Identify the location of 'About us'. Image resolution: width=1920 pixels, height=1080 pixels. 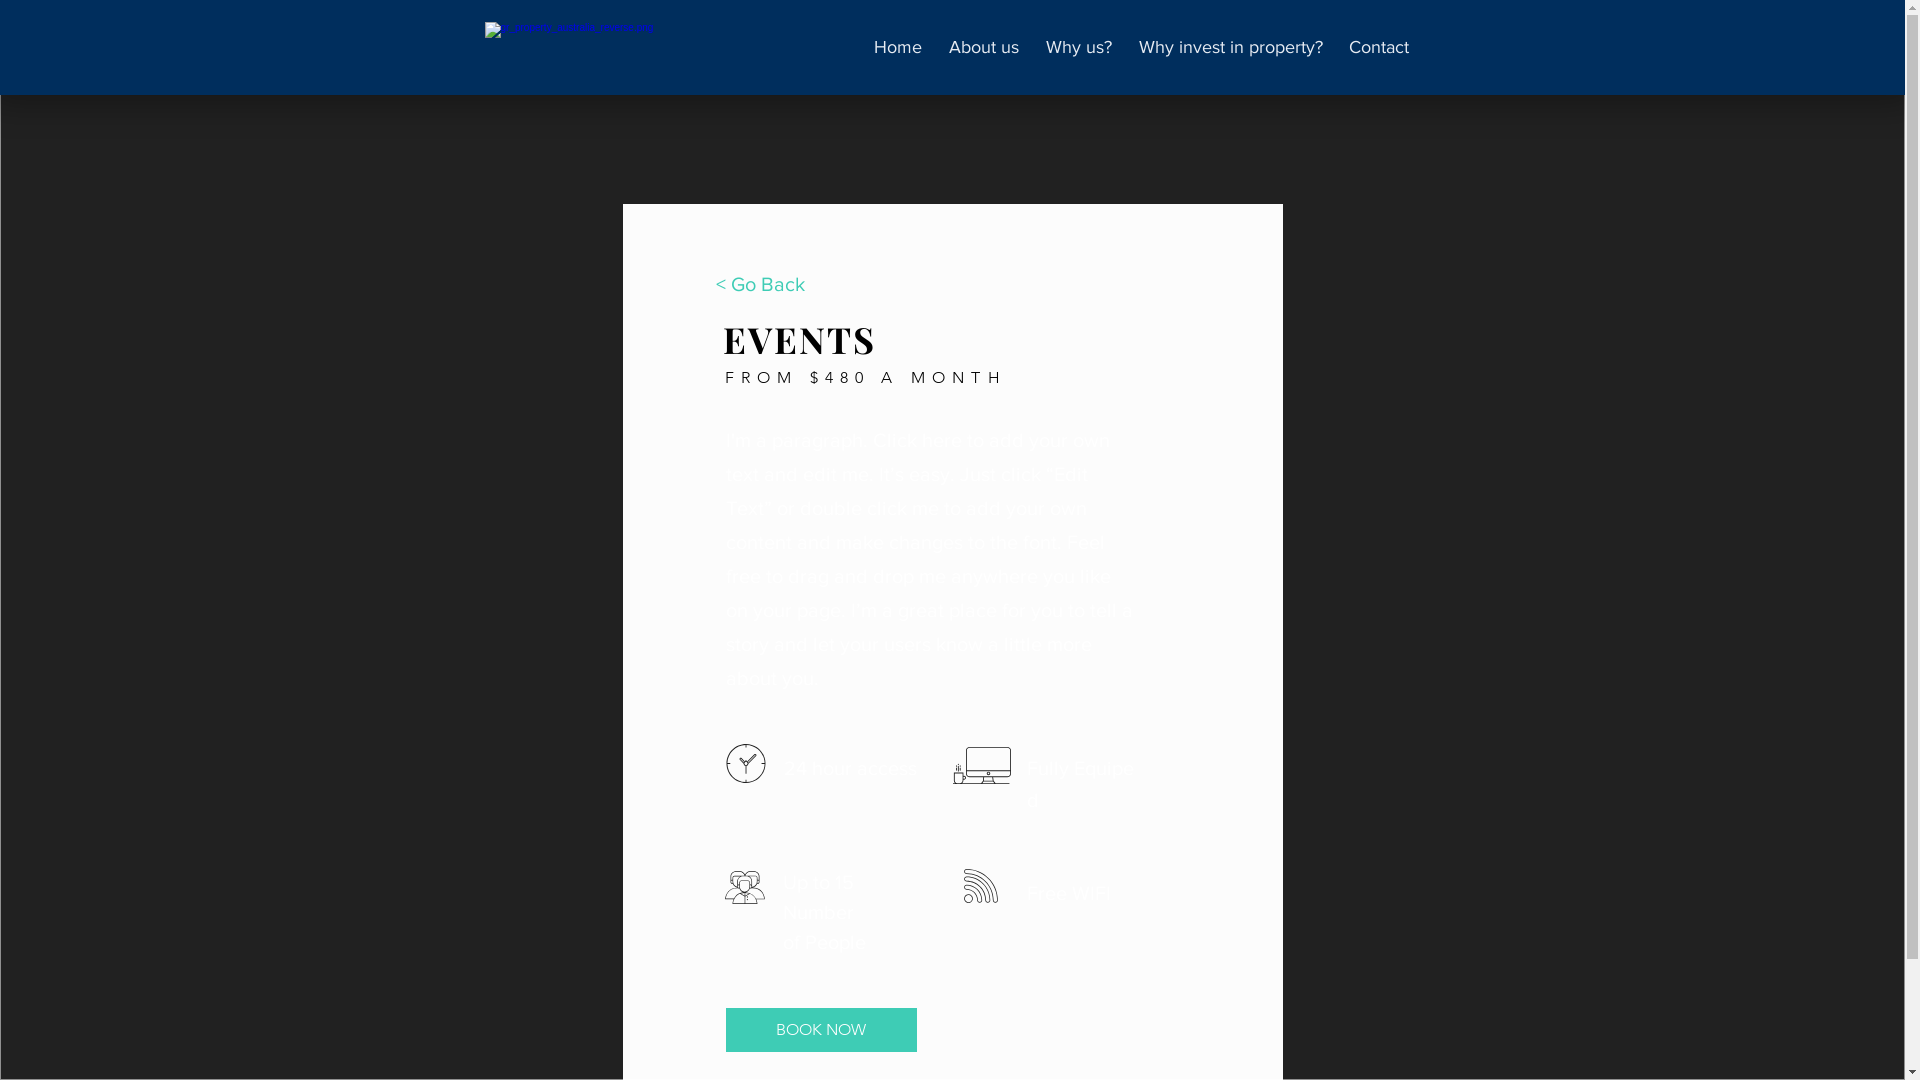
(980, 46).